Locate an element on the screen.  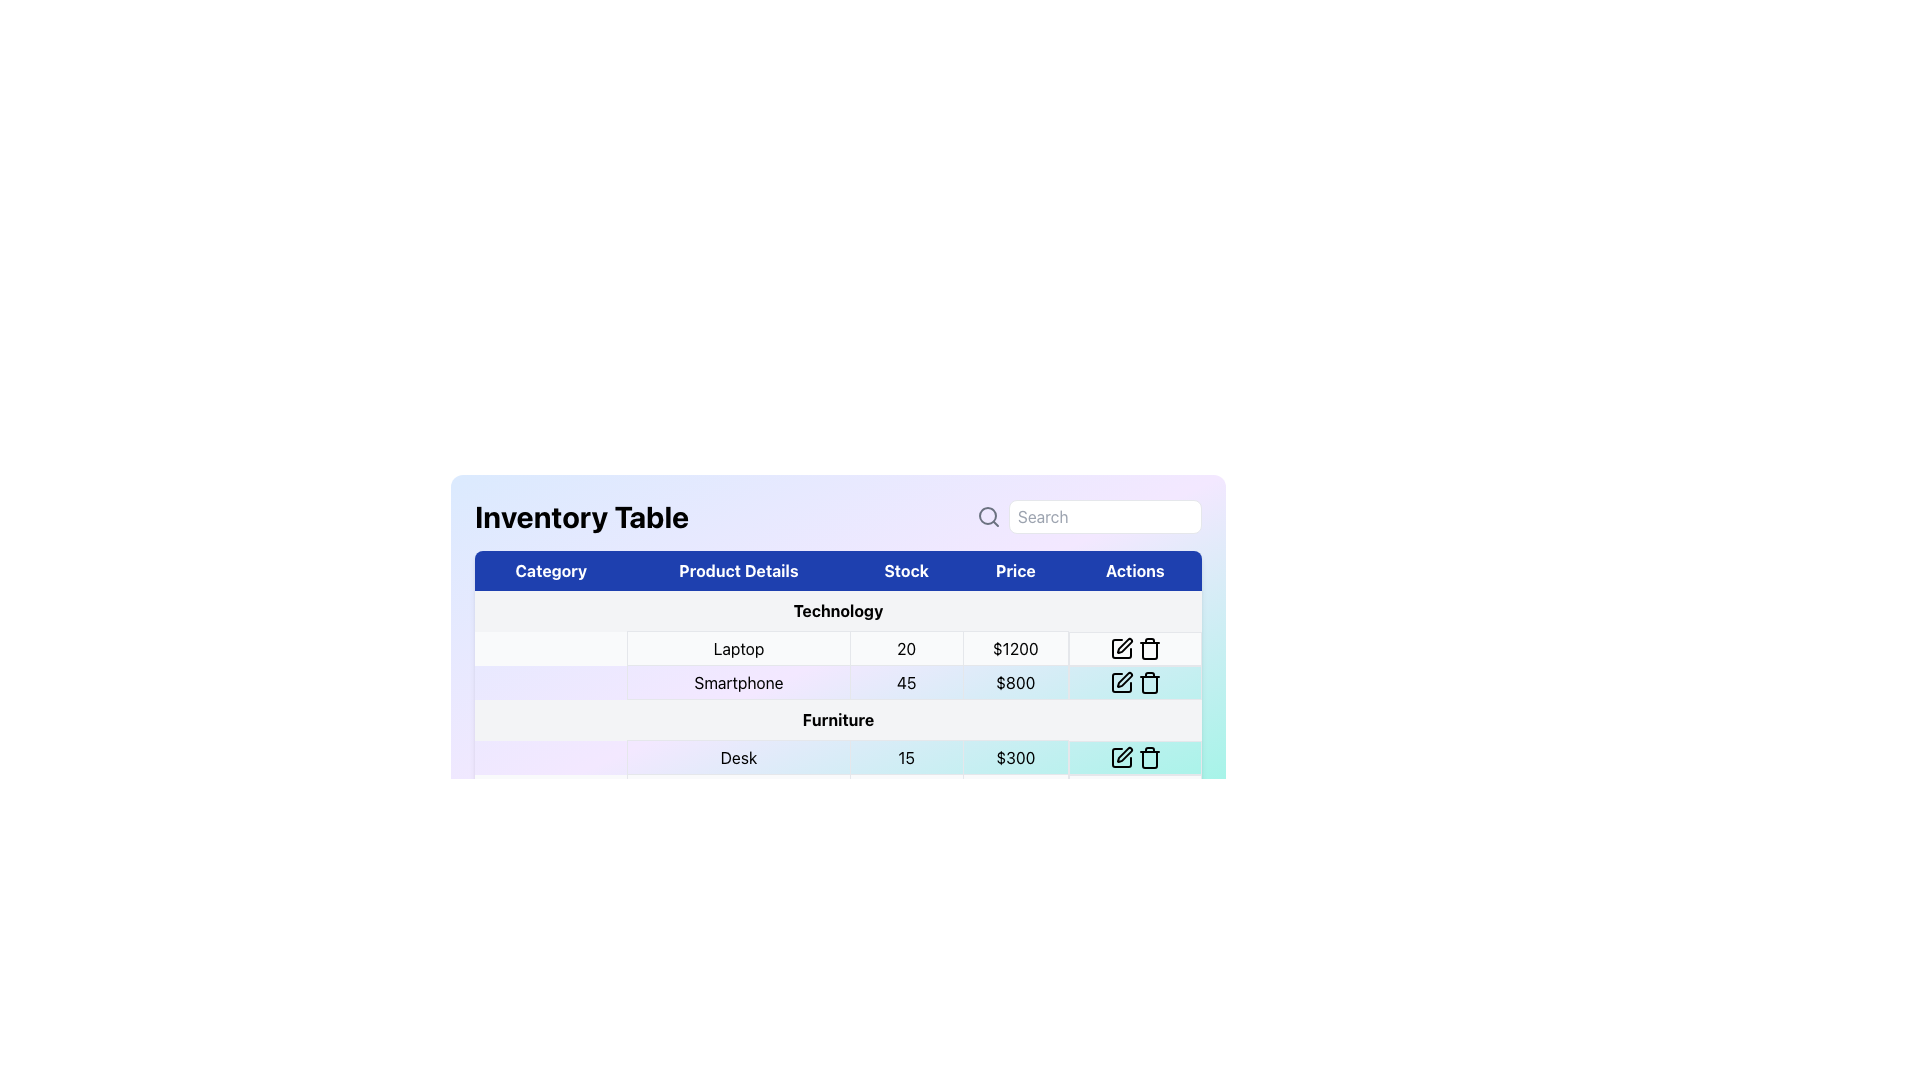
the square icon with a pen symbol in the 'Actions' column, second row of the table for the 'Smartphone' entry is located at coordinates (1121, 681).